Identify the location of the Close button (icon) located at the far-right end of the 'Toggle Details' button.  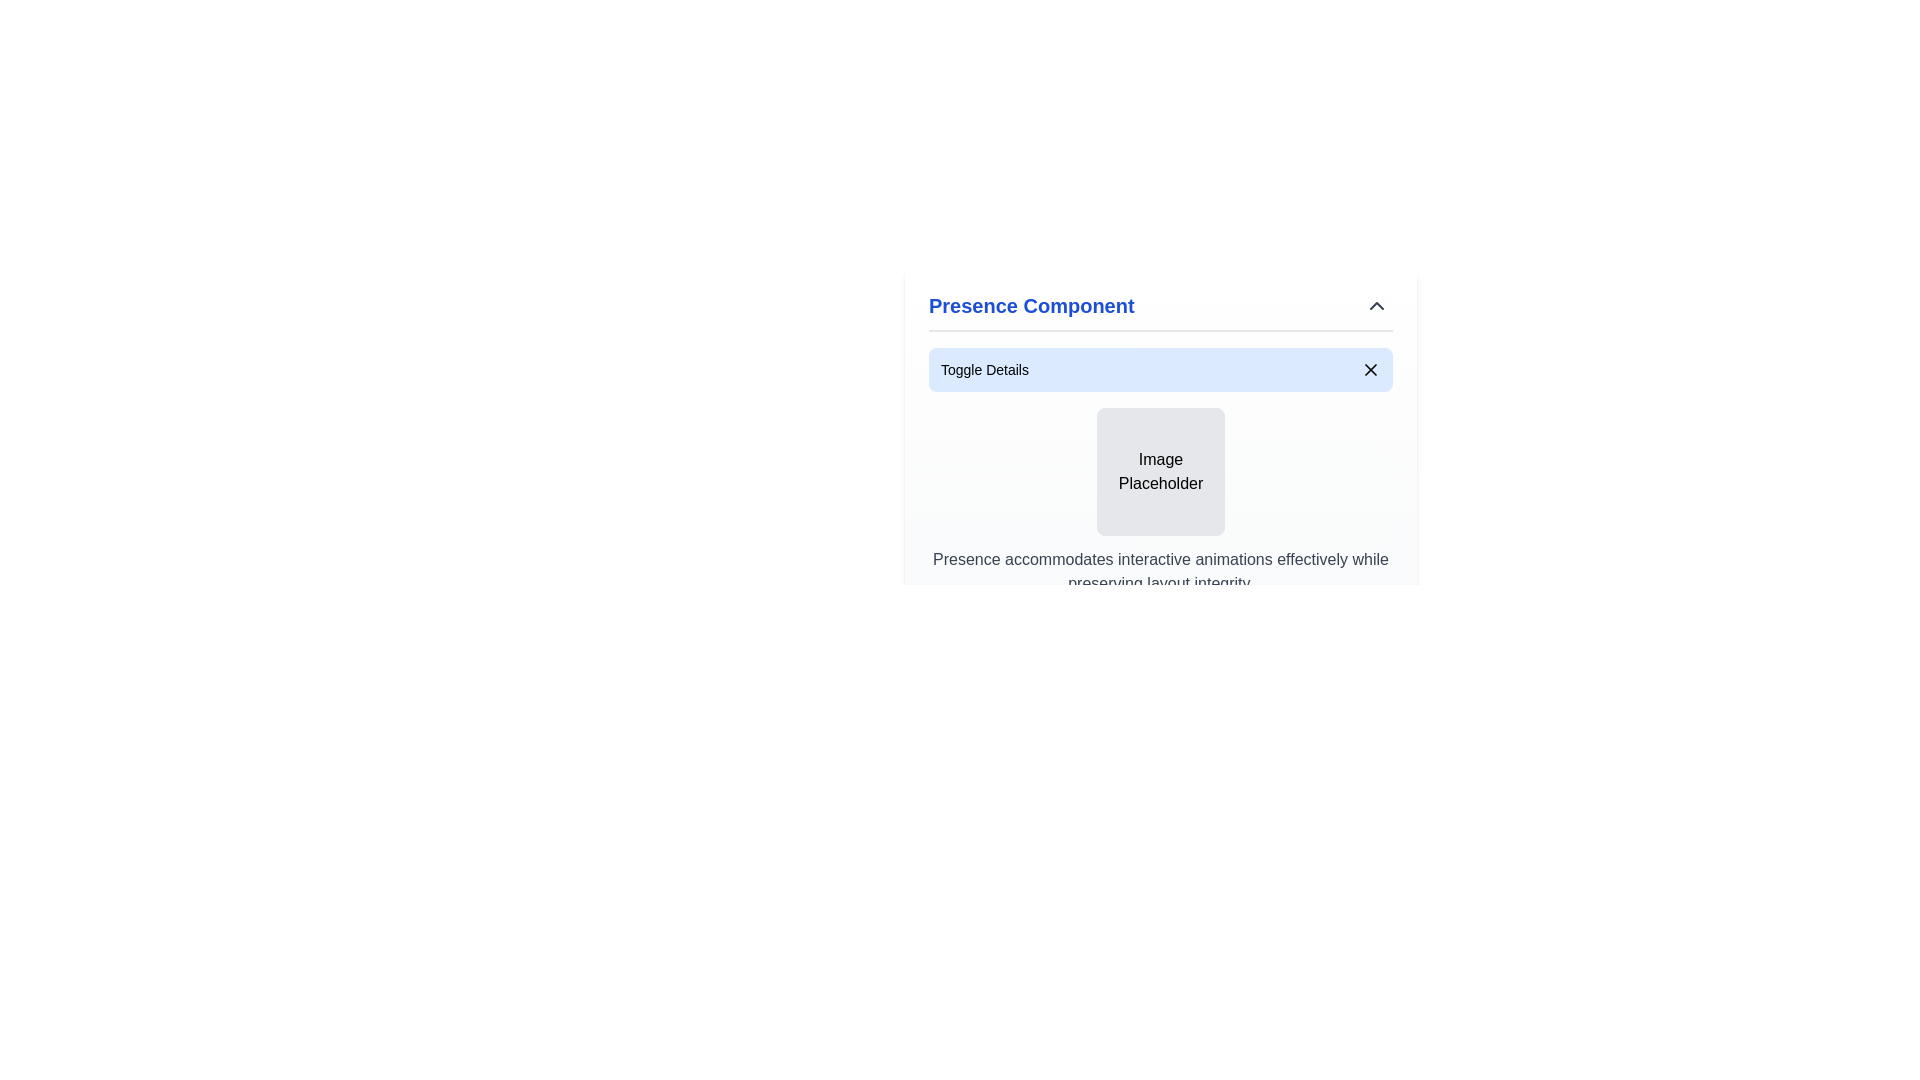
(1370, 370).